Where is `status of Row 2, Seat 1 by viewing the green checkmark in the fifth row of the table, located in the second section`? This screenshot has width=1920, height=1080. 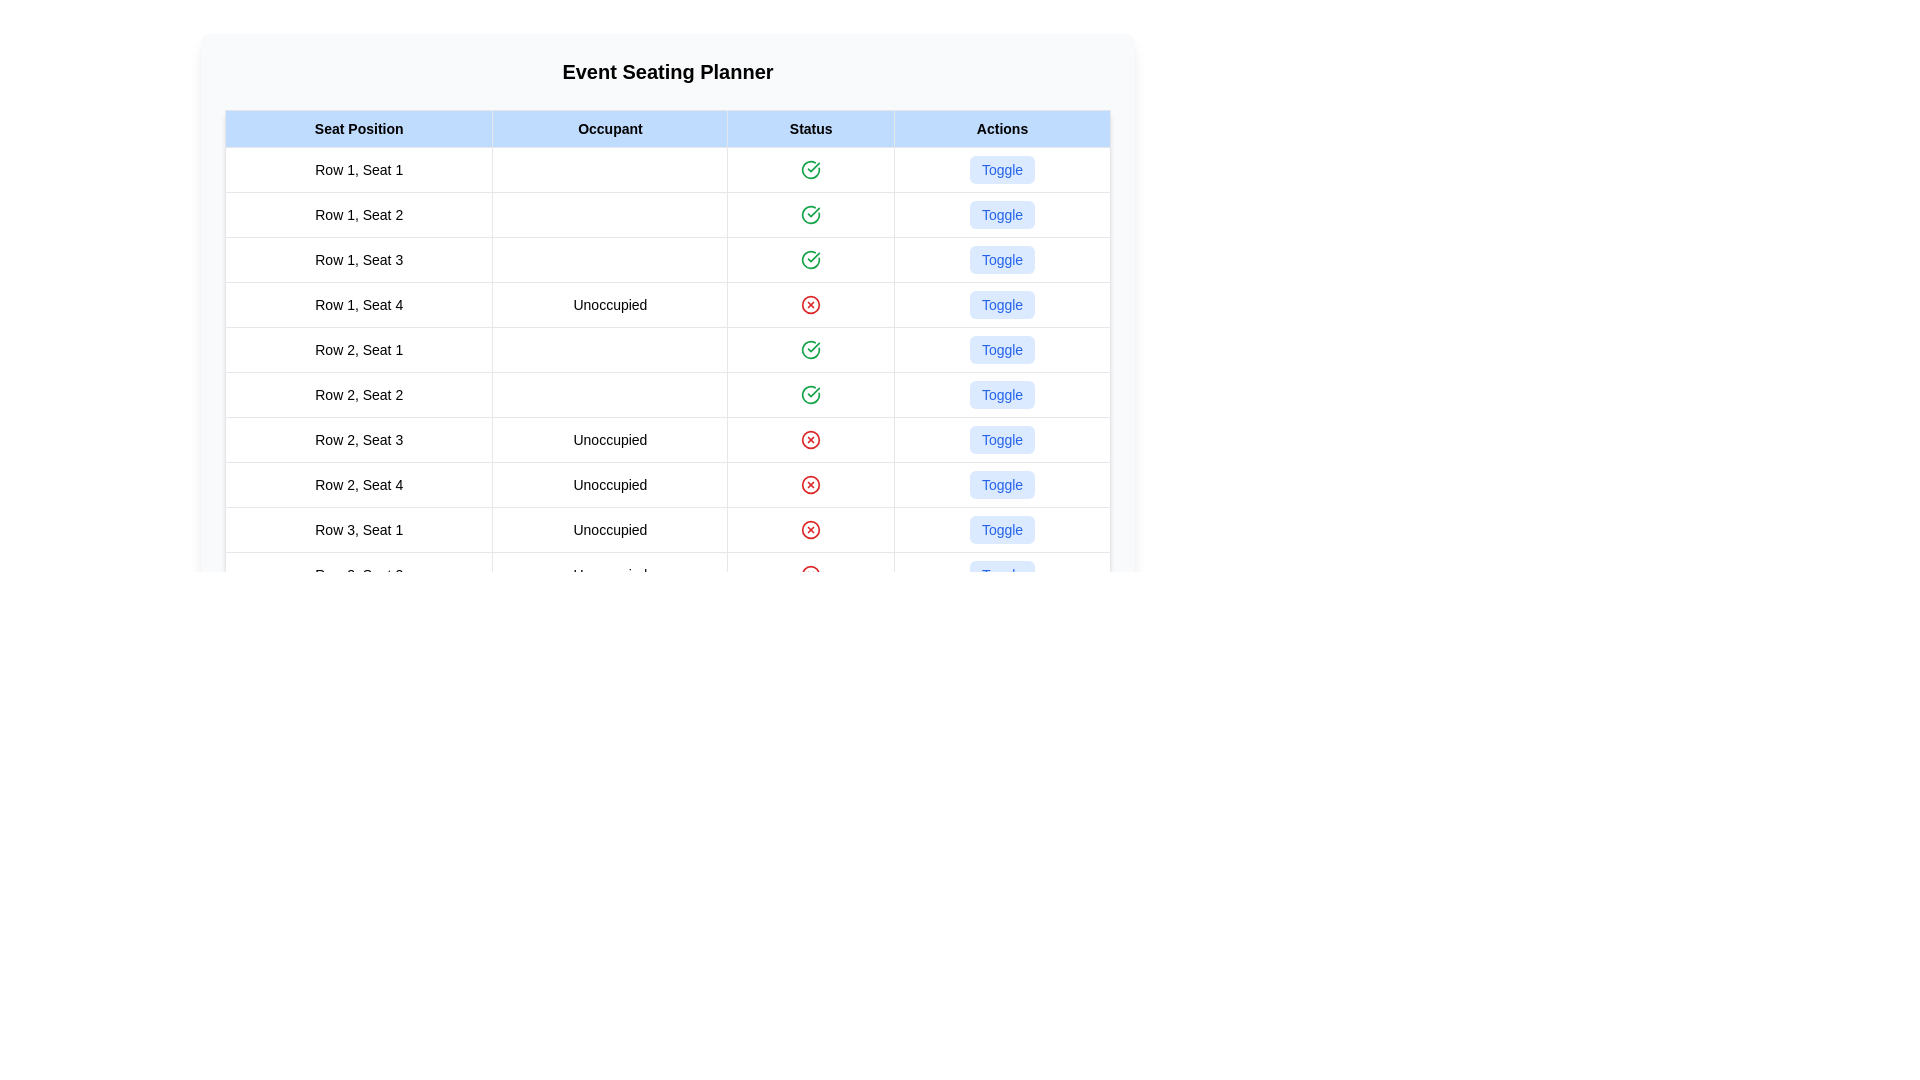
status of Row 2, Seat 1 by viewing the green checkmark in the fifth row of the table, located in the second section is located at coordinates (667, 349).